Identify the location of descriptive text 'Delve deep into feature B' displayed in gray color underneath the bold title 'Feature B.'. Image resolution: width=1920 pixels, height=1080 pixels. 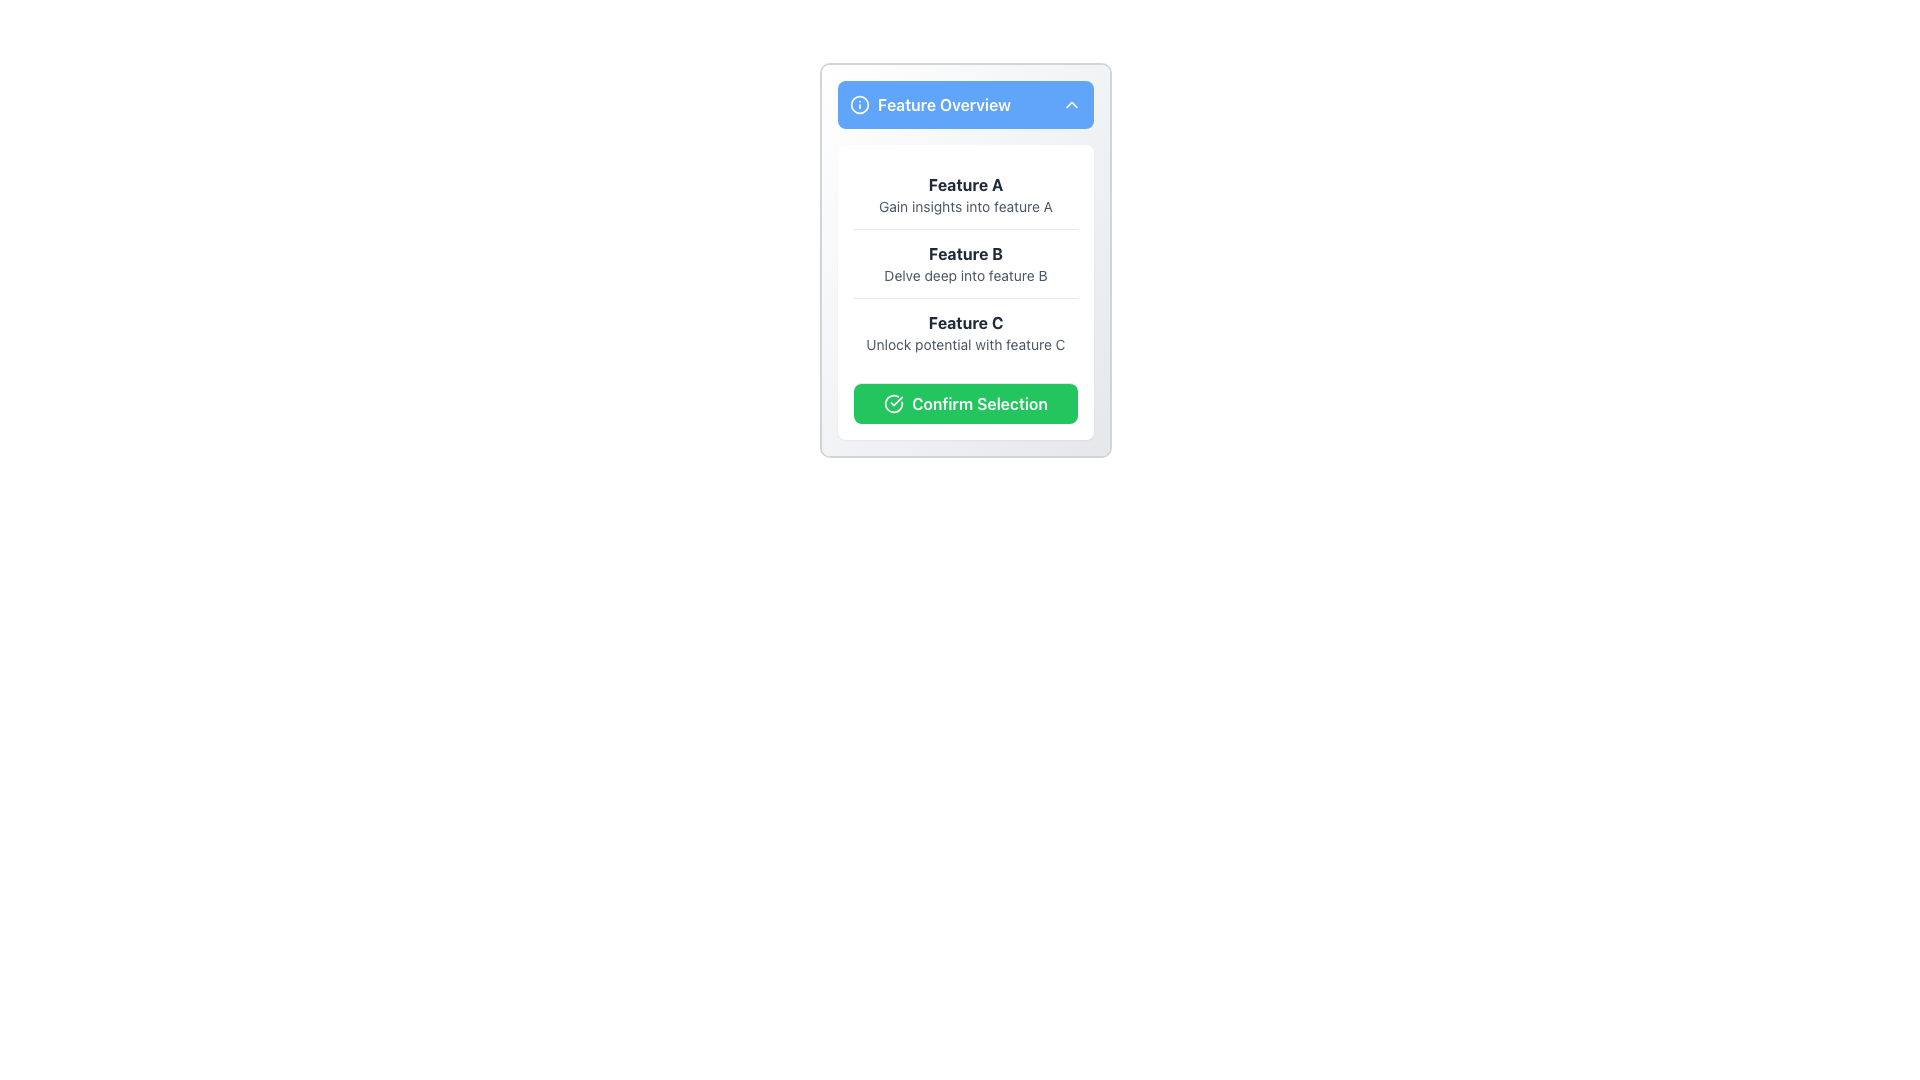
(965, 276).